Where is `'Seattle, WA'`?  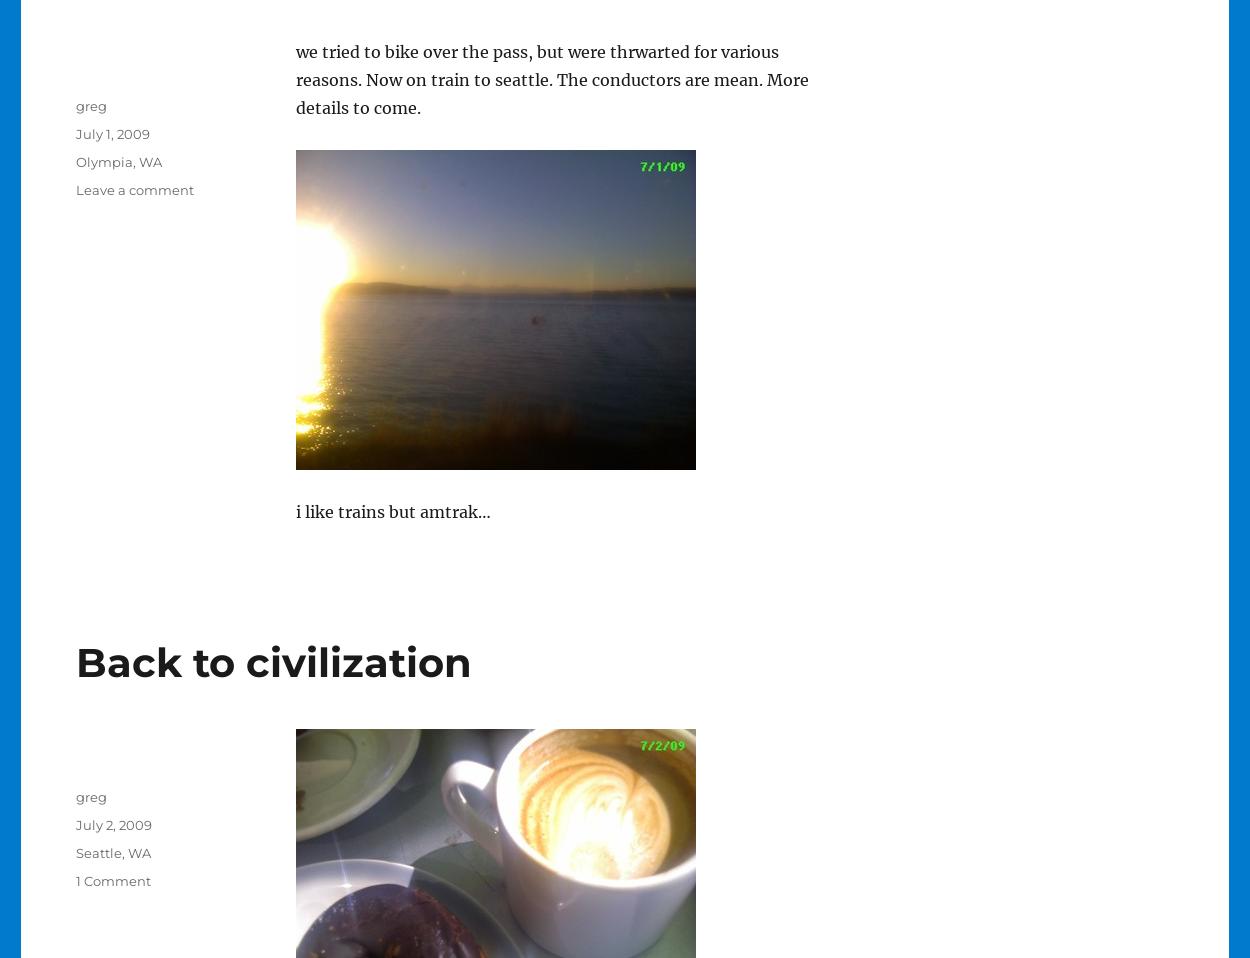 'Seattle, WA' is located at coordinates (111, 852).